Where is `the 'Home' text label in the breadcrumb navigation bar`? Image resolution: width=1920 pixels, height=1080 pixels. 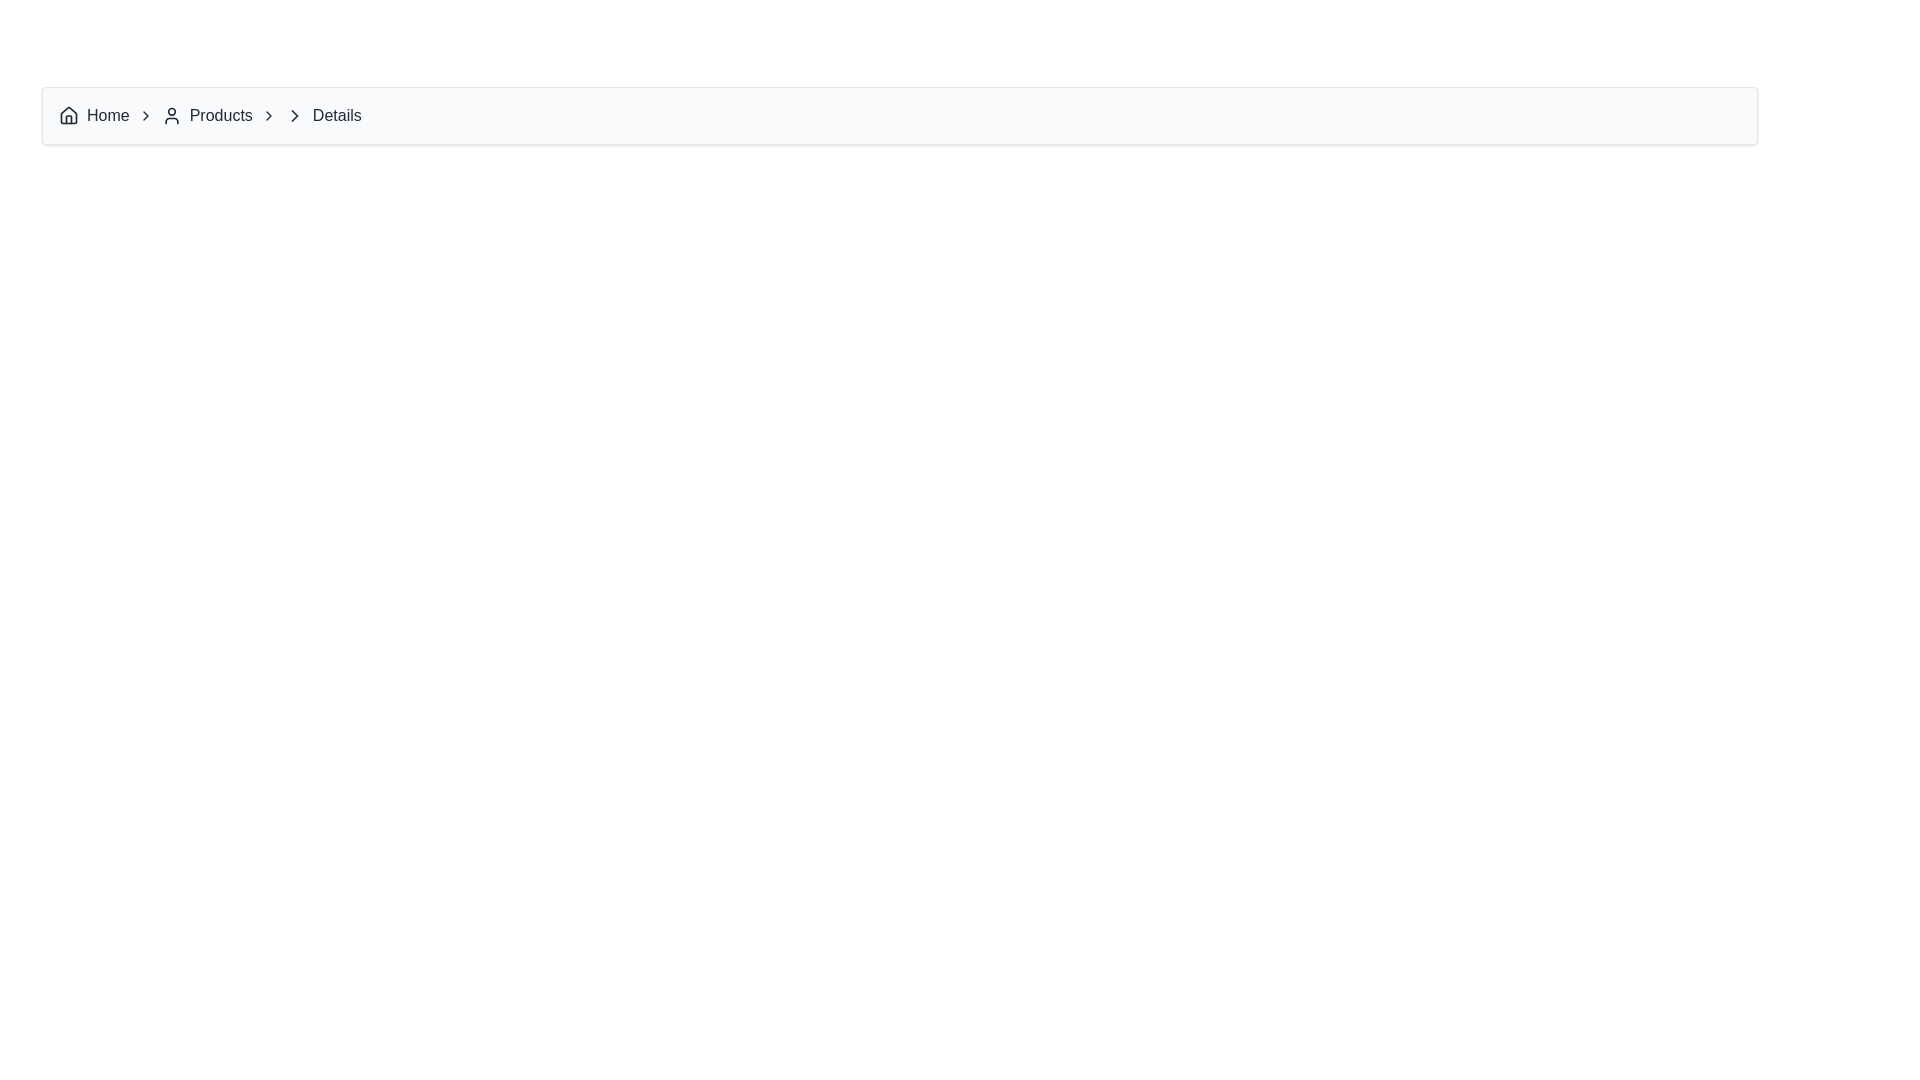
the 'Home' text label in the breadcrumb navigation bar is located at coordinates (107, 115).